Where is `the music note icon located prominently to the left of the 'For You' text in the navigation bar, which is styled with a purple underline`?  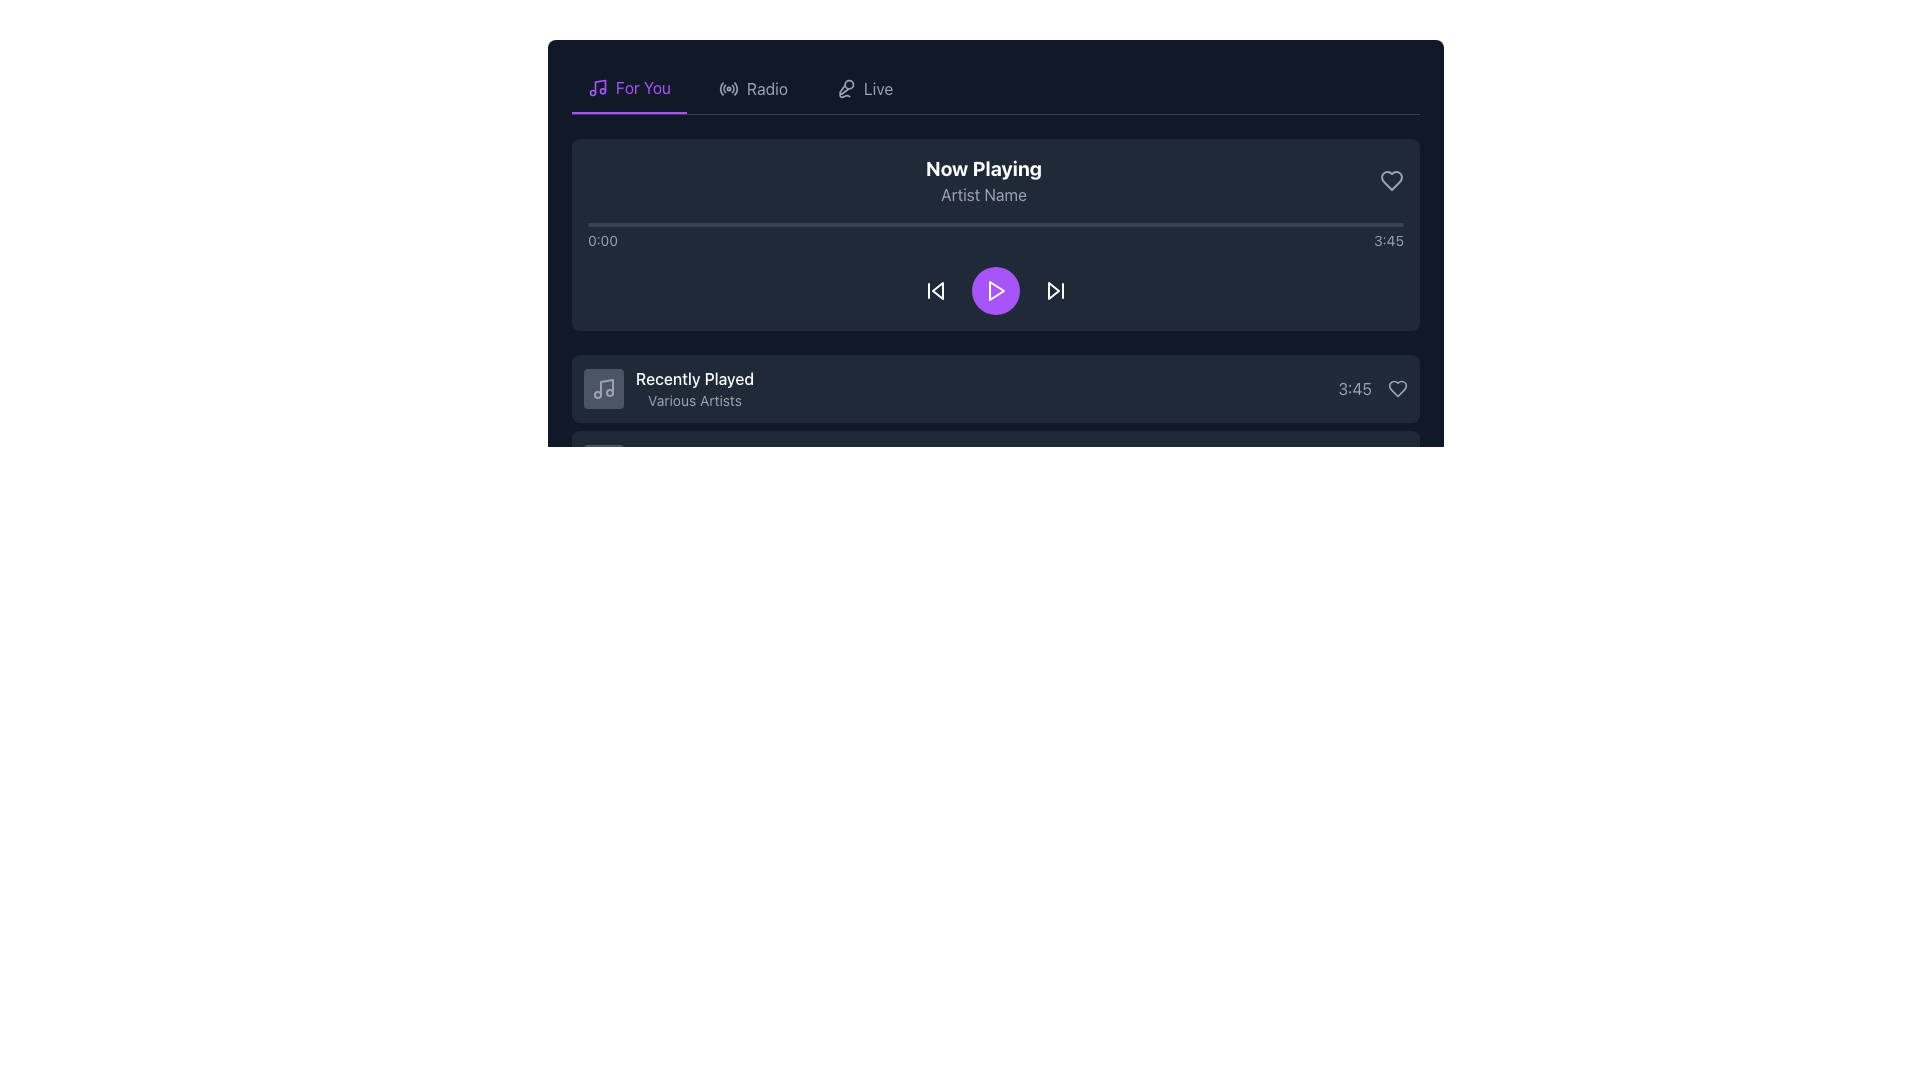
the music note icon located prominently to the left of the 'For You' text in the navigation bar, which is styled with a purple underline is located at coordinates (597, 87).